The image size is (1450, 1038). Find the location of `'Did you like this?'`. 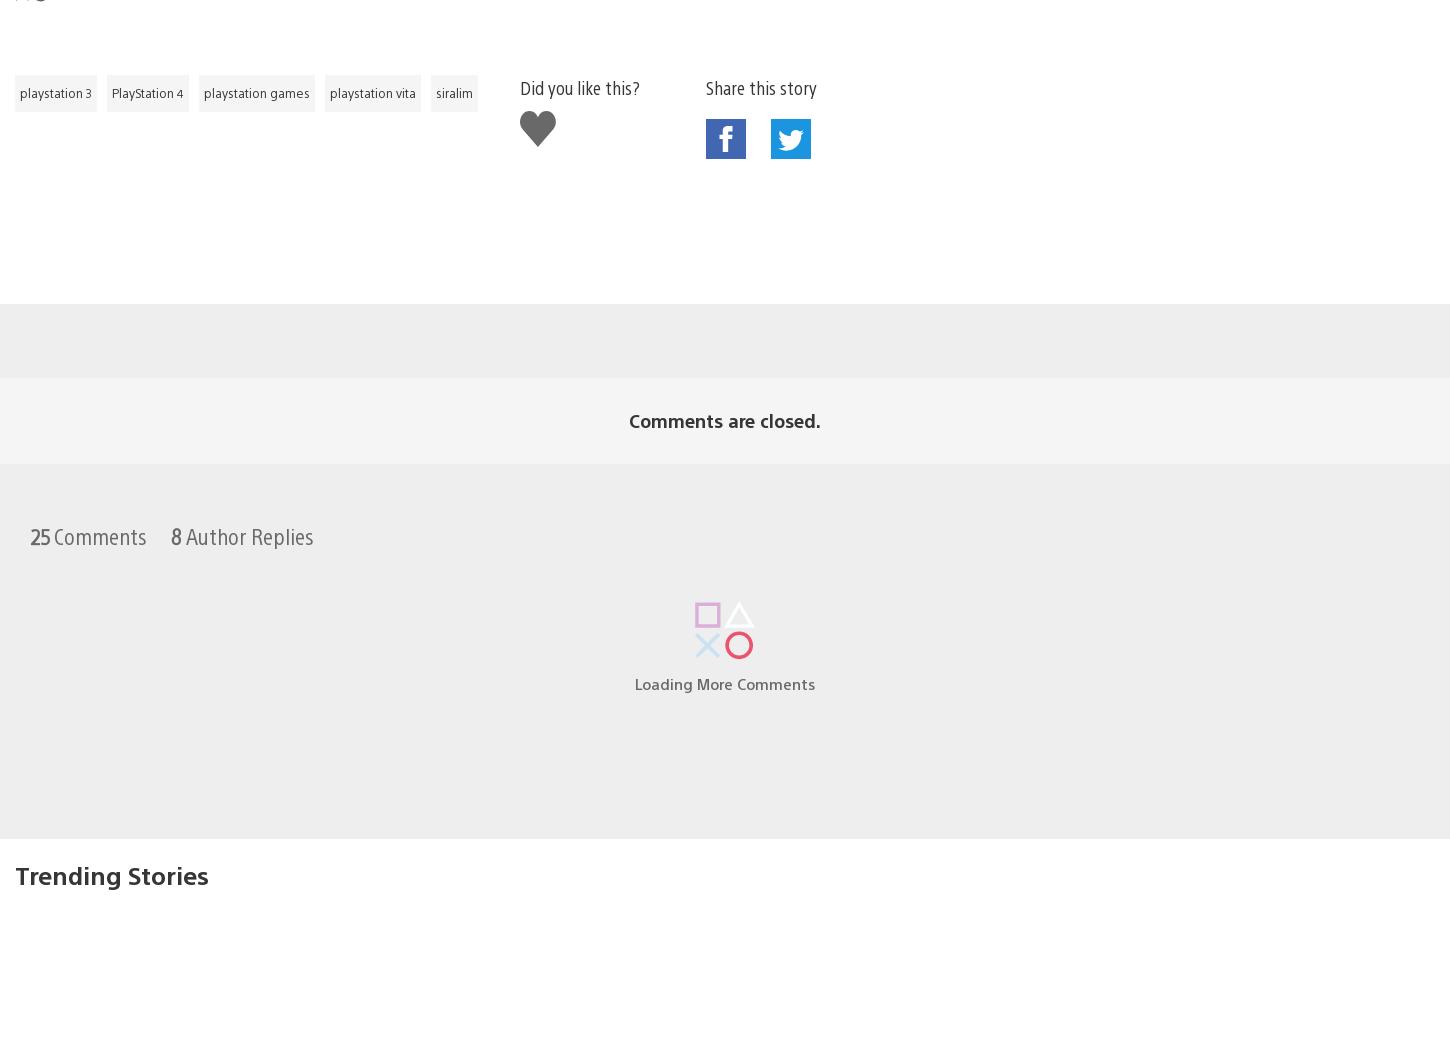

'Did you like this?' is located at coordinates (580, 54).